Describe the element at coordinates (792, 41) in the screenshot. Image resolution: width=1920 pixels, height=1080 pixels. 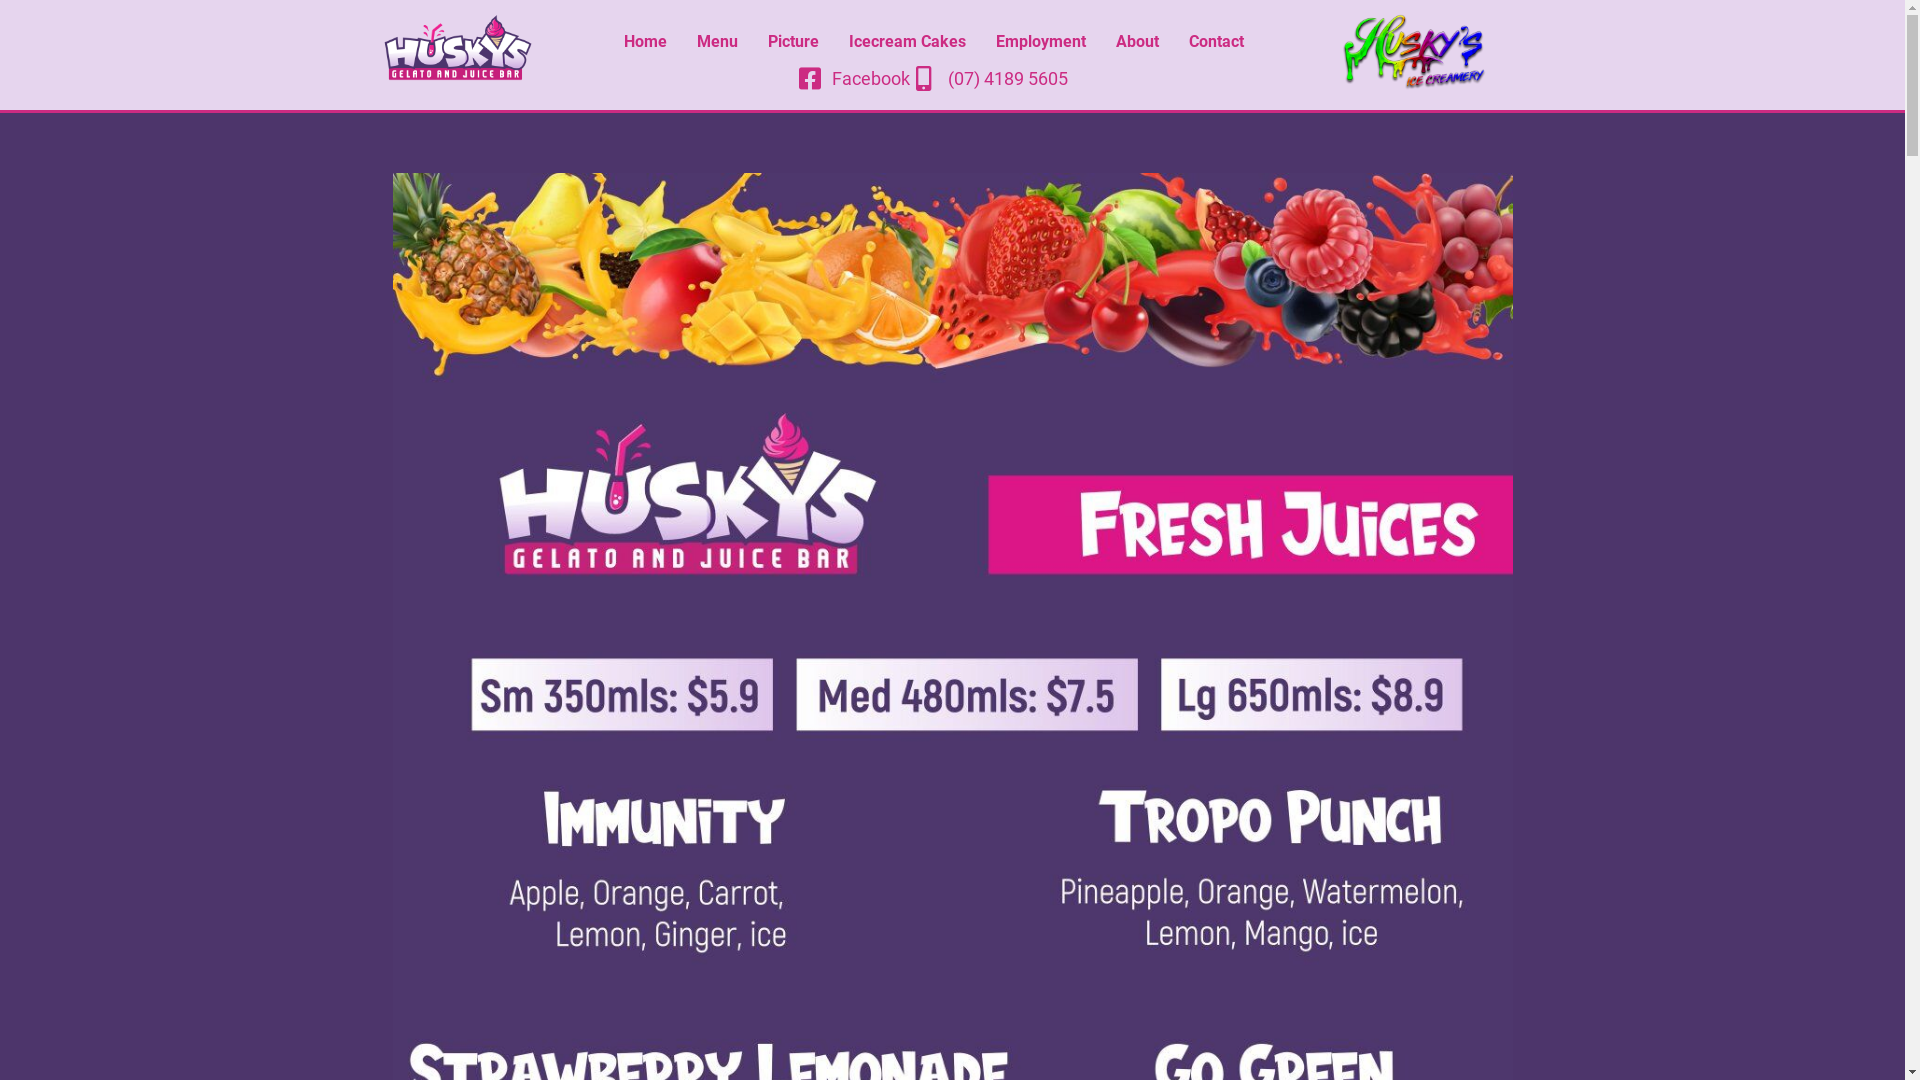
I see `'Picture'` at that location.